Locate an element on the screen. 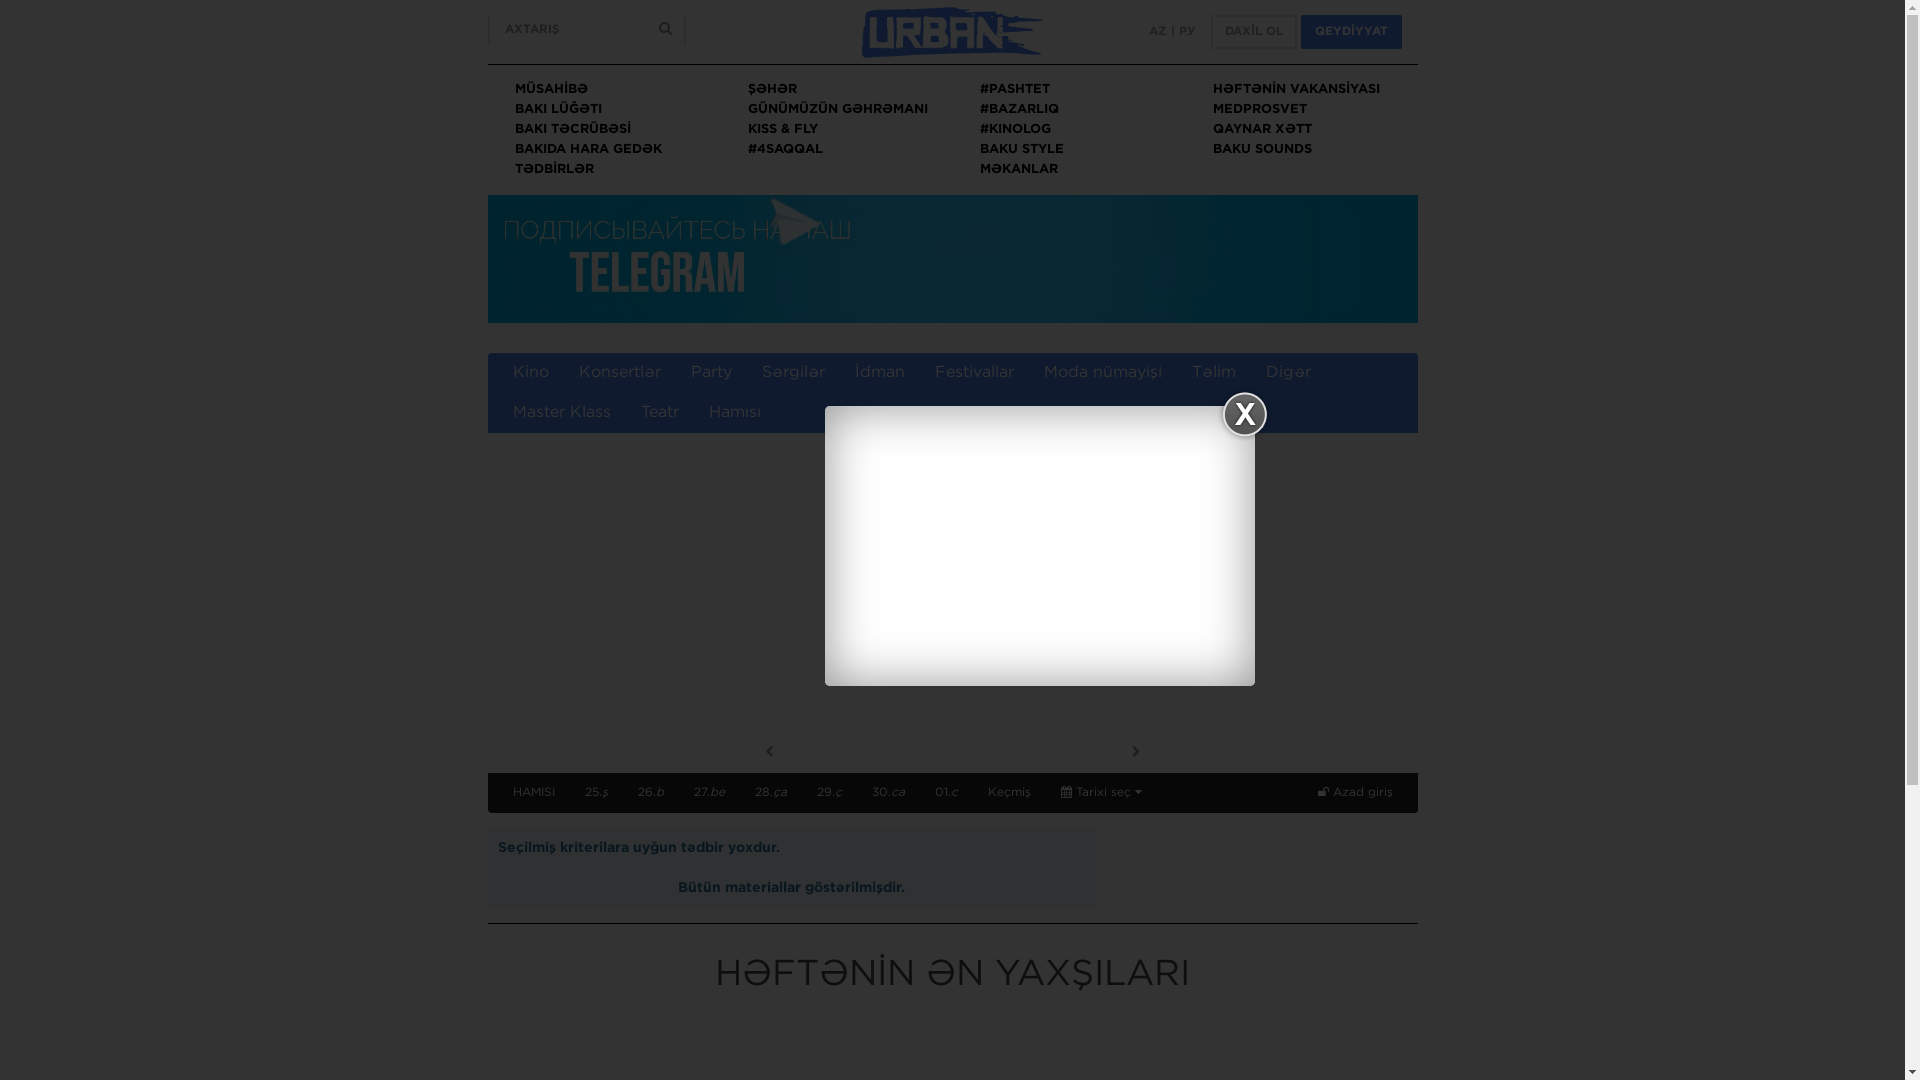  'Party' is located at coordinates (711, 373).